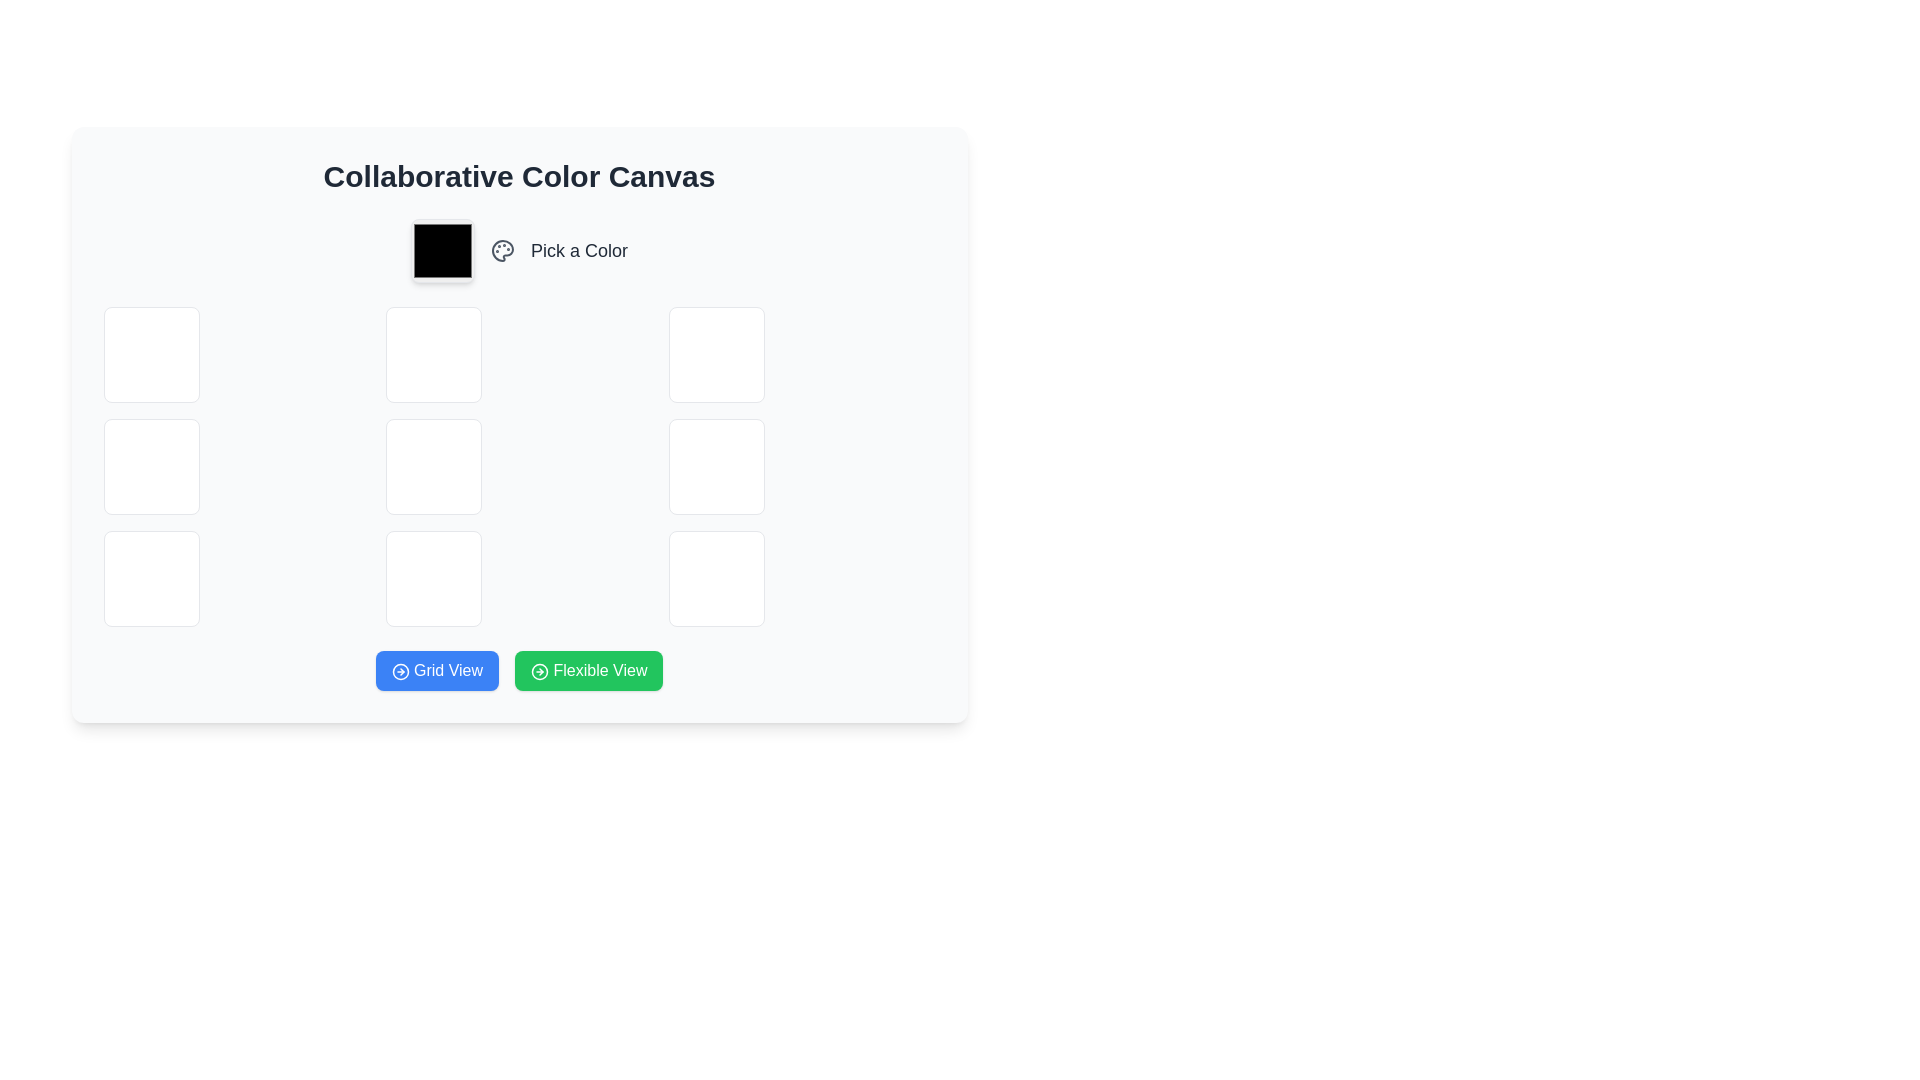 The height and width of the screenshot is (1080, 1920). What do you see at coordinates (441, 249) in the screenshot?
I see `the square-shaped color selection button with a black fill and light gray border, located in the row labeled 'Pick a Color'` at bounding box center [441, 249].